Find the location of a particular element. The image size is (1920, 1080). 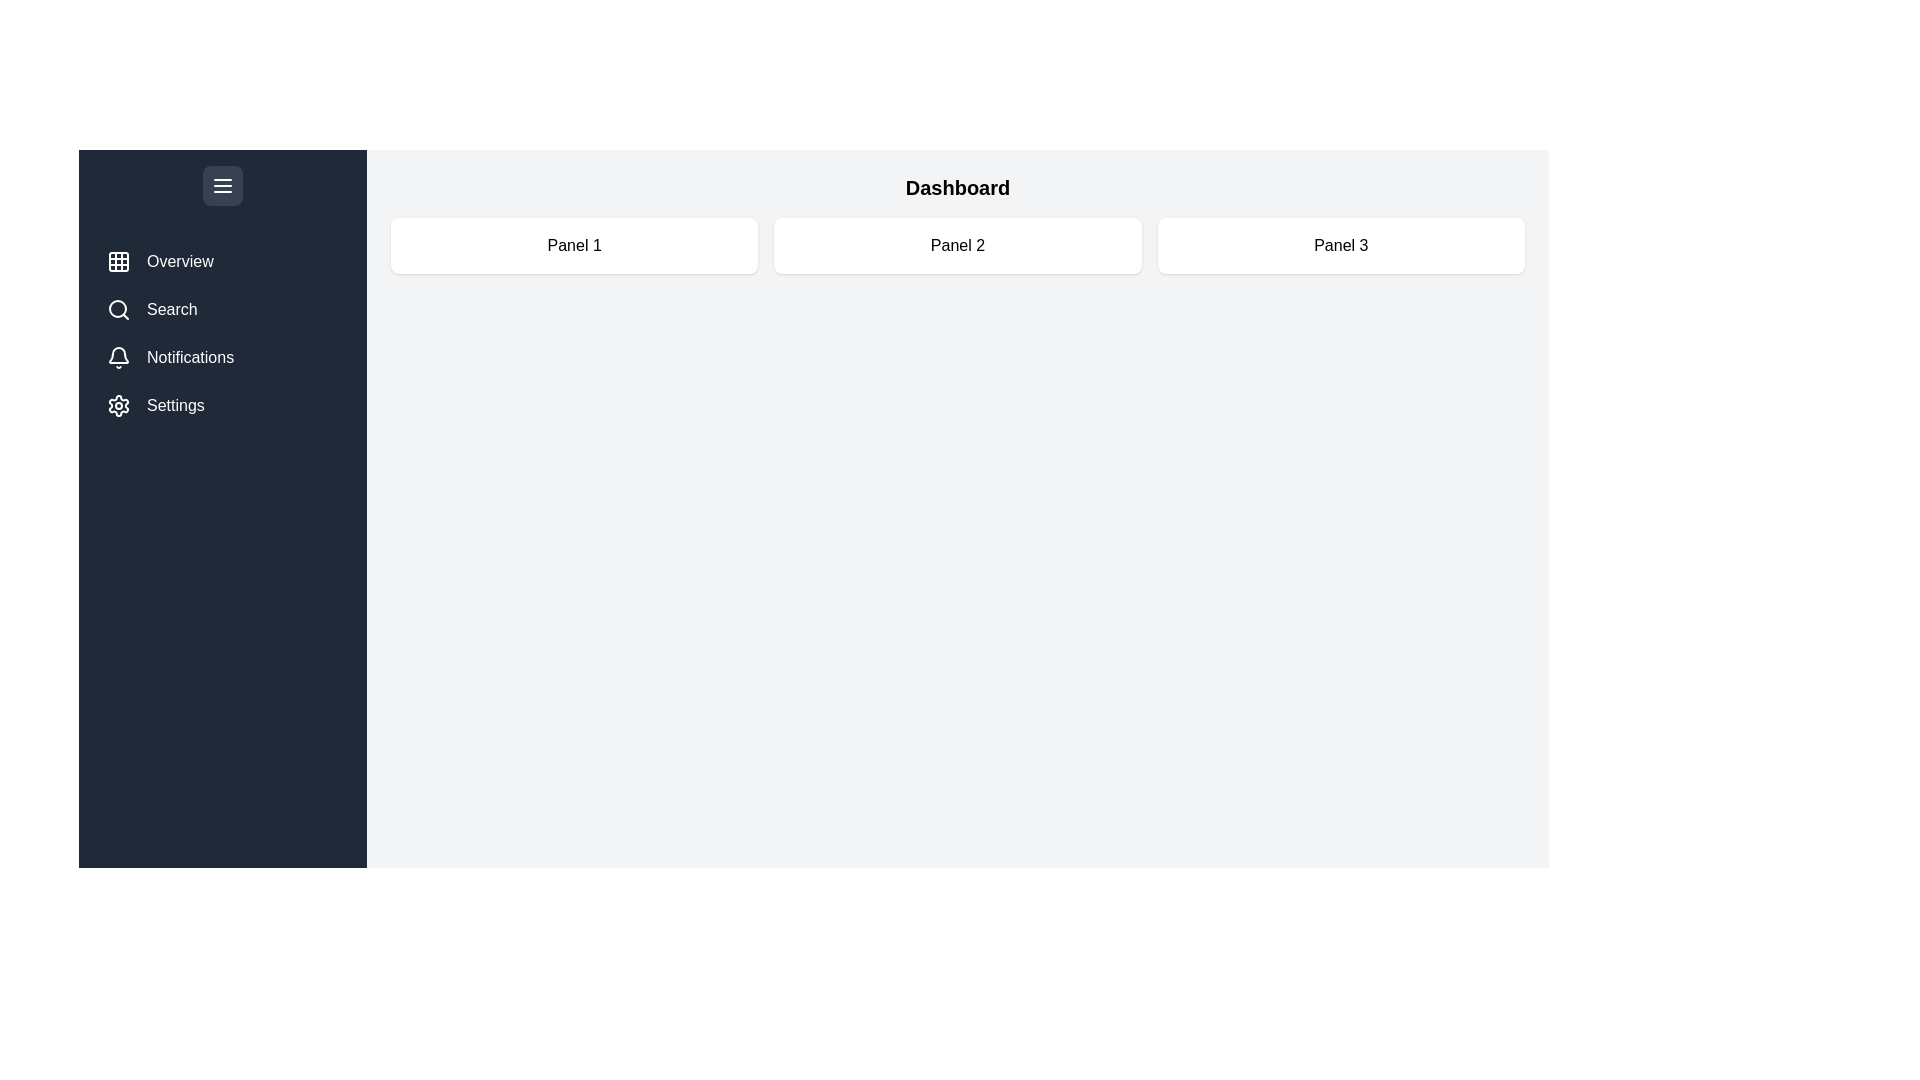

the menu button to toggle the drawer's visibility is located at coordinates (222, 185).